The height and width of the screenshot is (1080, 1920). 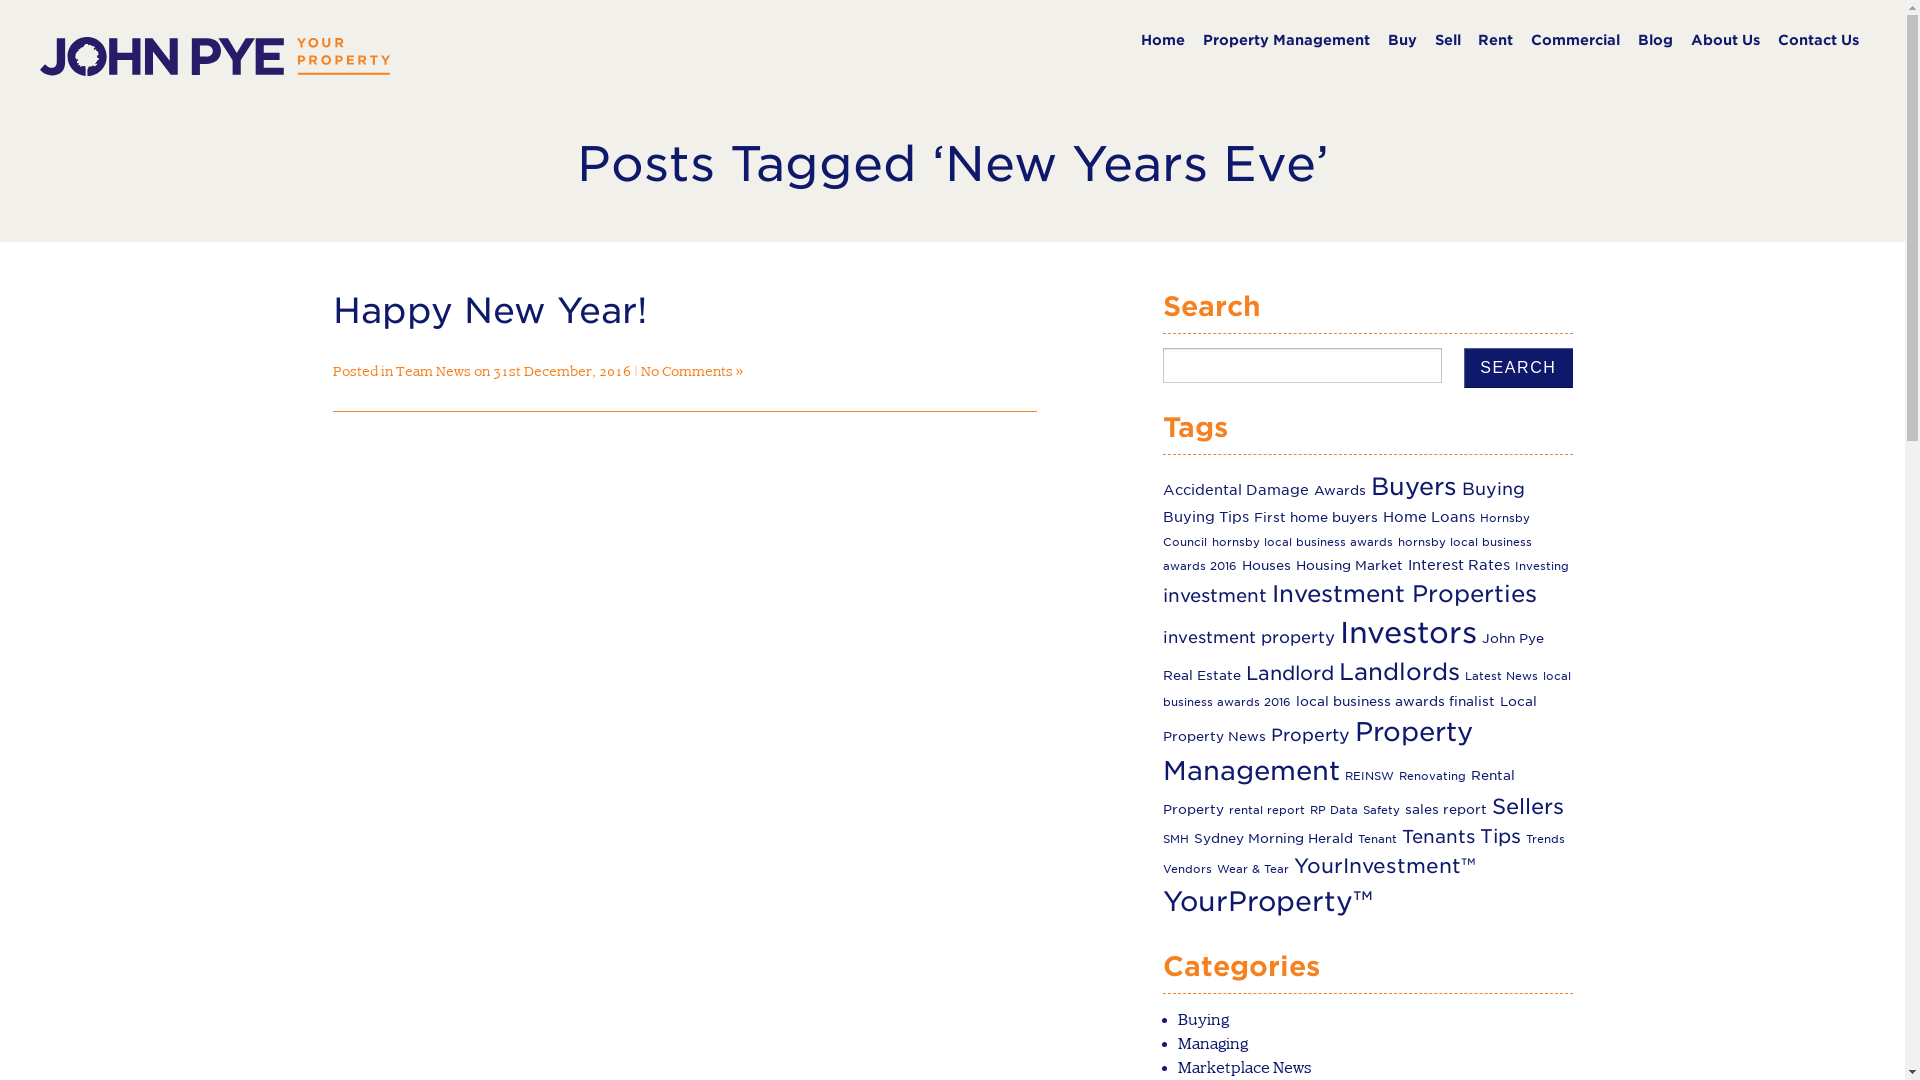 I want to click on 'Happy New Year!', so click(x=489, y=310).